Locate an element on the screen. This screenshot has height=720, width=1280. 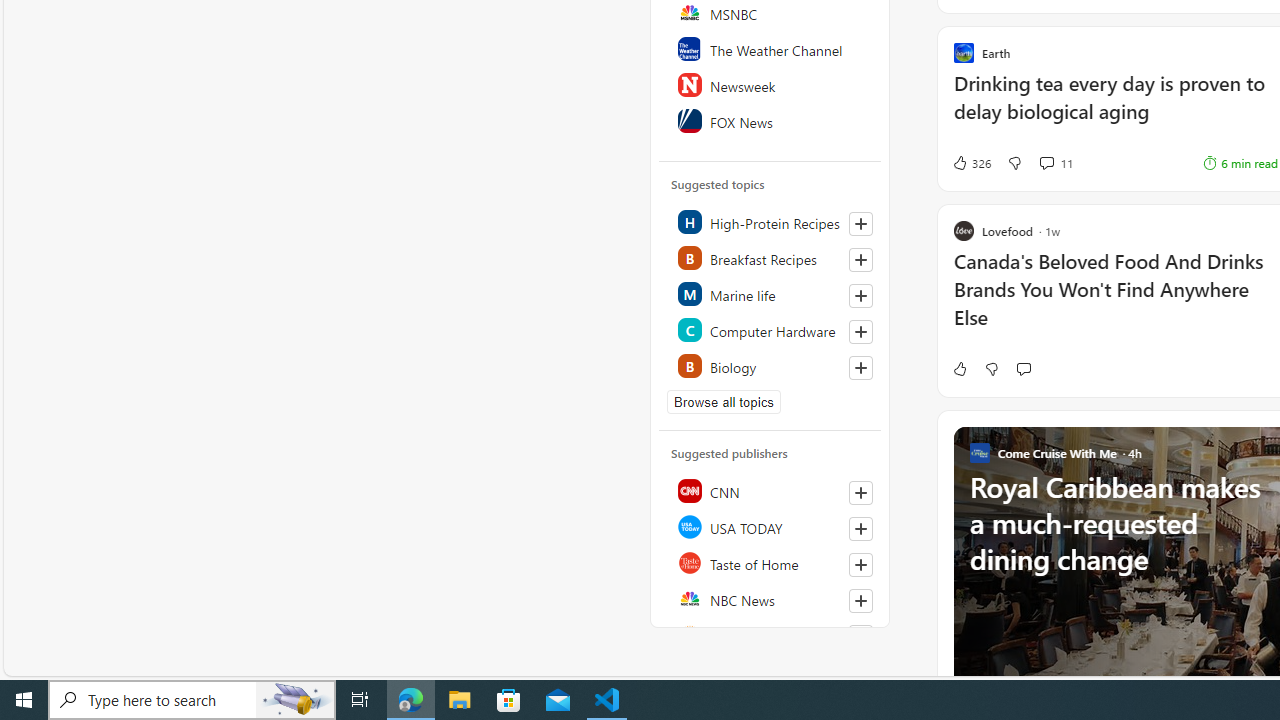
'USA TODAY' is located at coordinates (770, 526).